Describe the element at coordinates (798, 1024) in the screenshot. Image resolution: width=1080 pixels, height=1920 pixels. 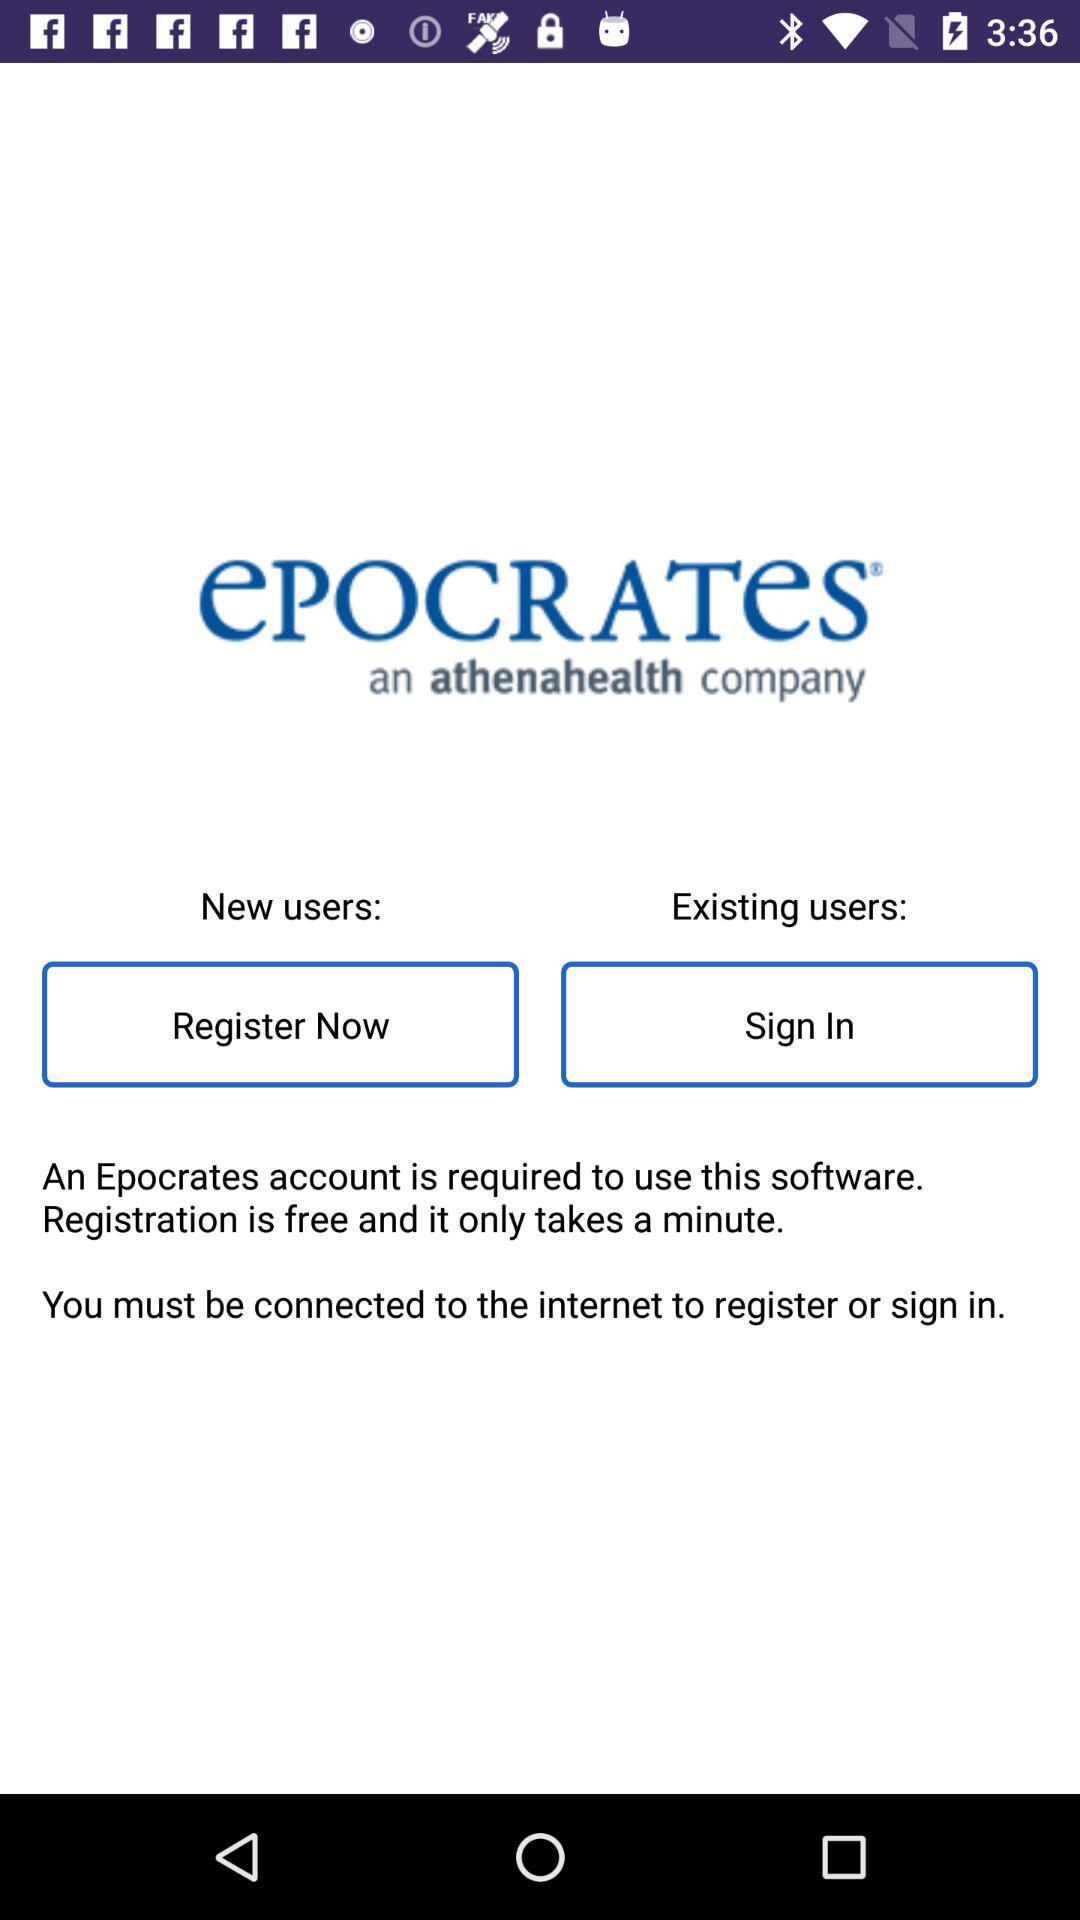
I see `sign in item` at that location.